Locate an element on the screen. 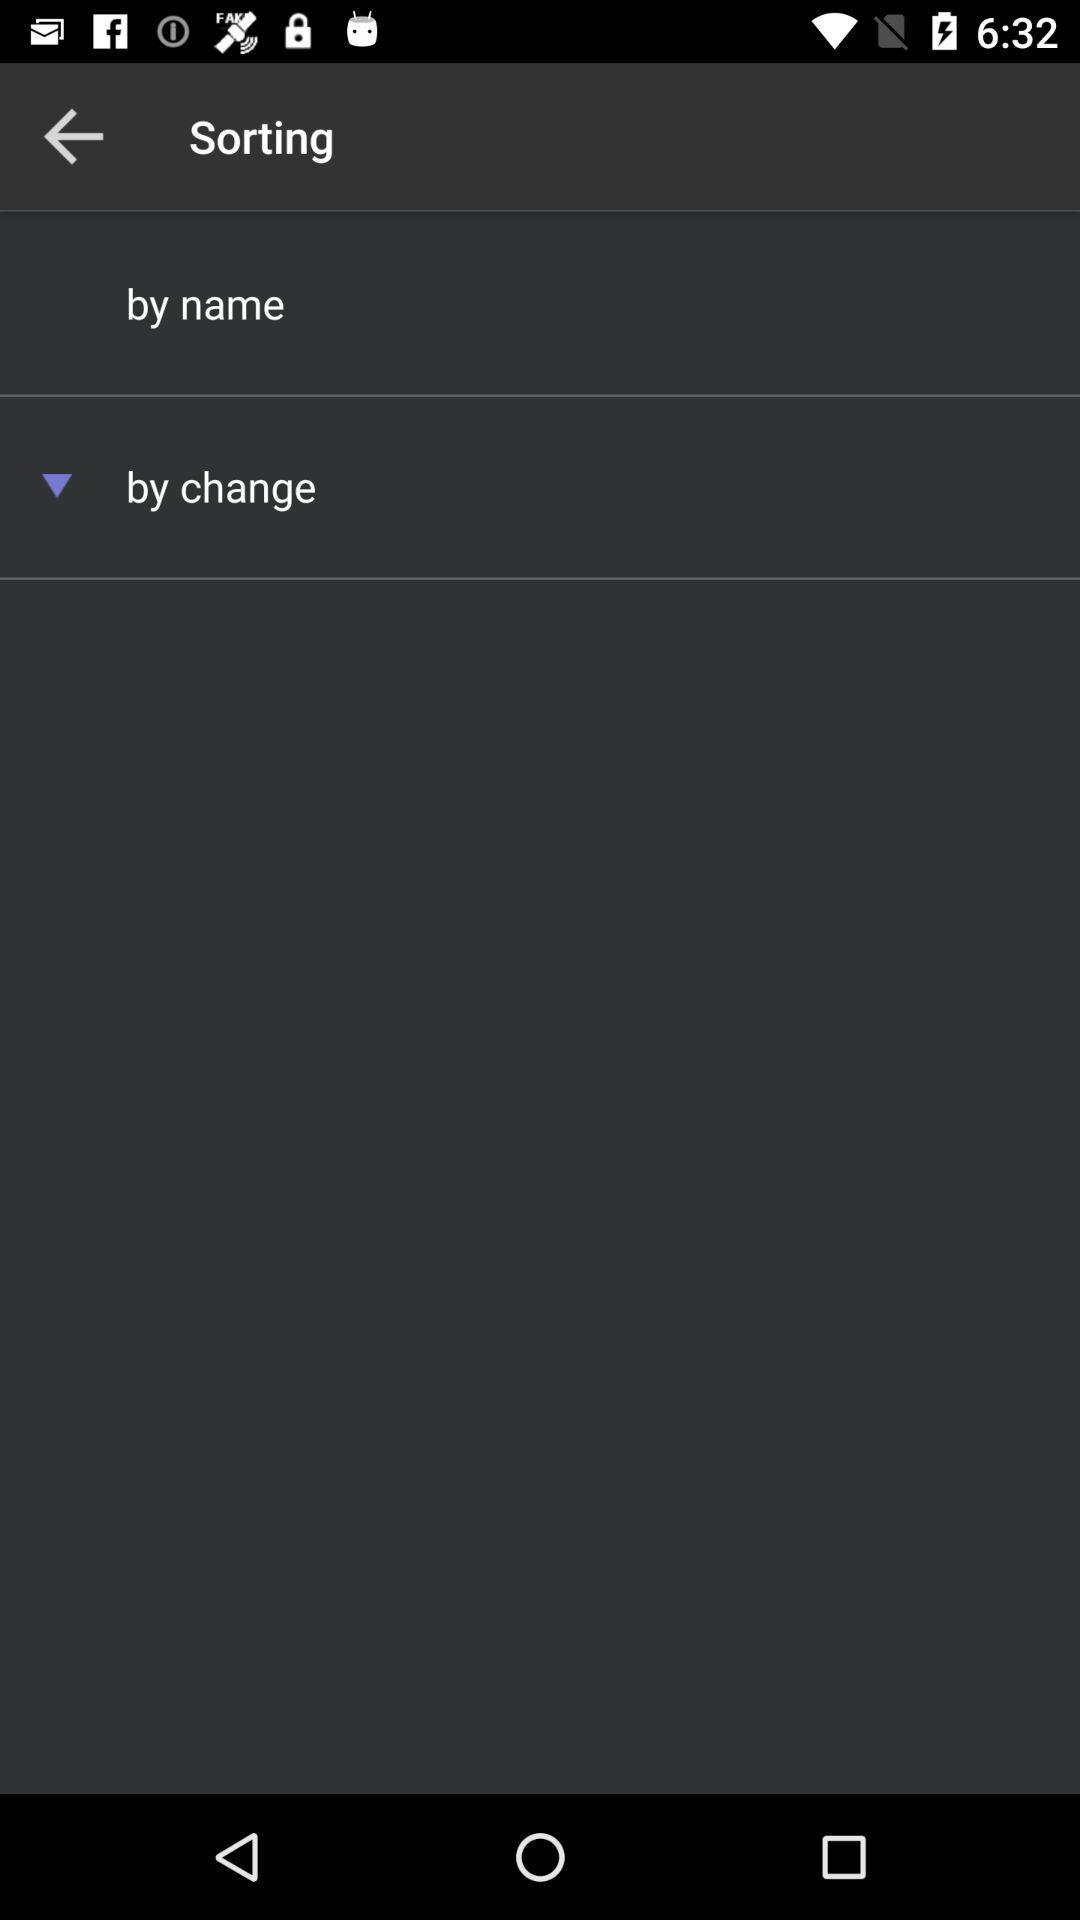 The height and width of the screenshot is (1920, 1080). the item below by name is located at coordinates (540, 485).